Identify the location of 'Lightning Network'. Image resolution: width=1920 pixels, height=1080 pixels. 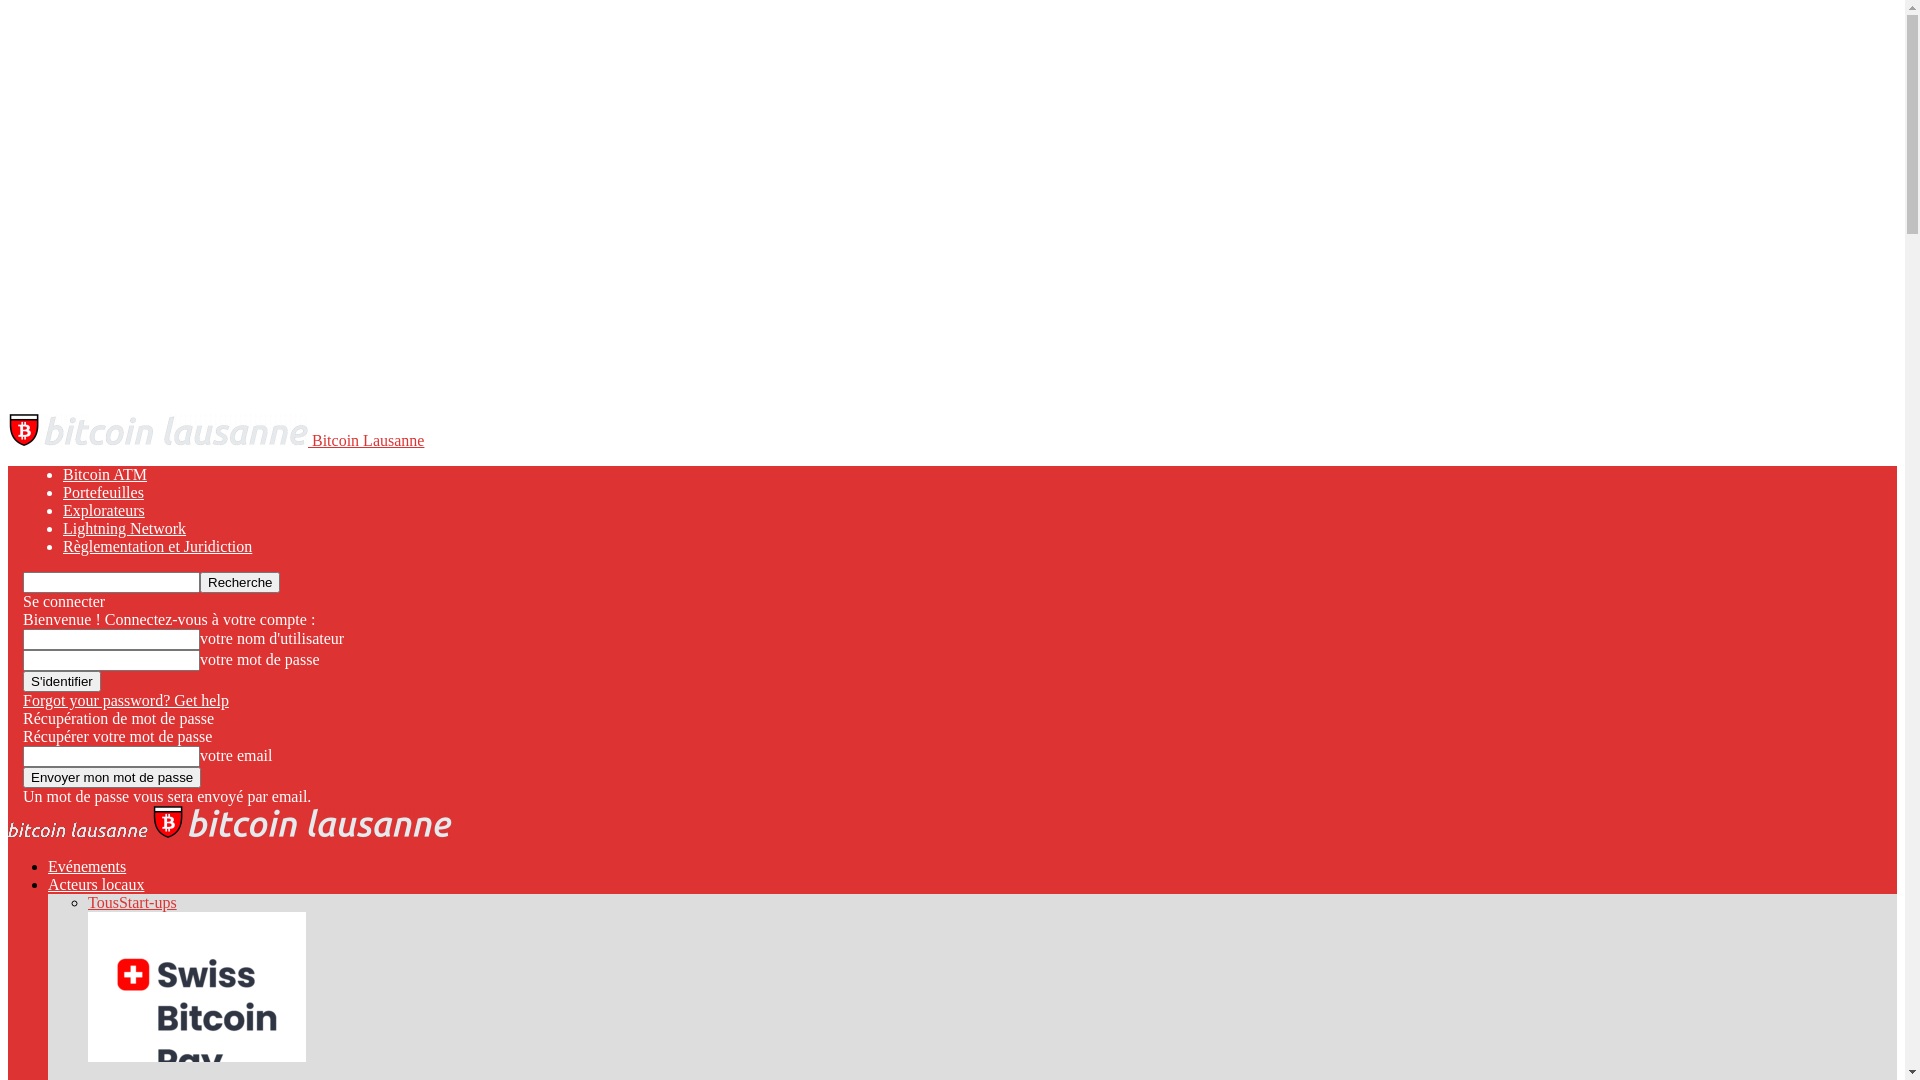
(123, 527).